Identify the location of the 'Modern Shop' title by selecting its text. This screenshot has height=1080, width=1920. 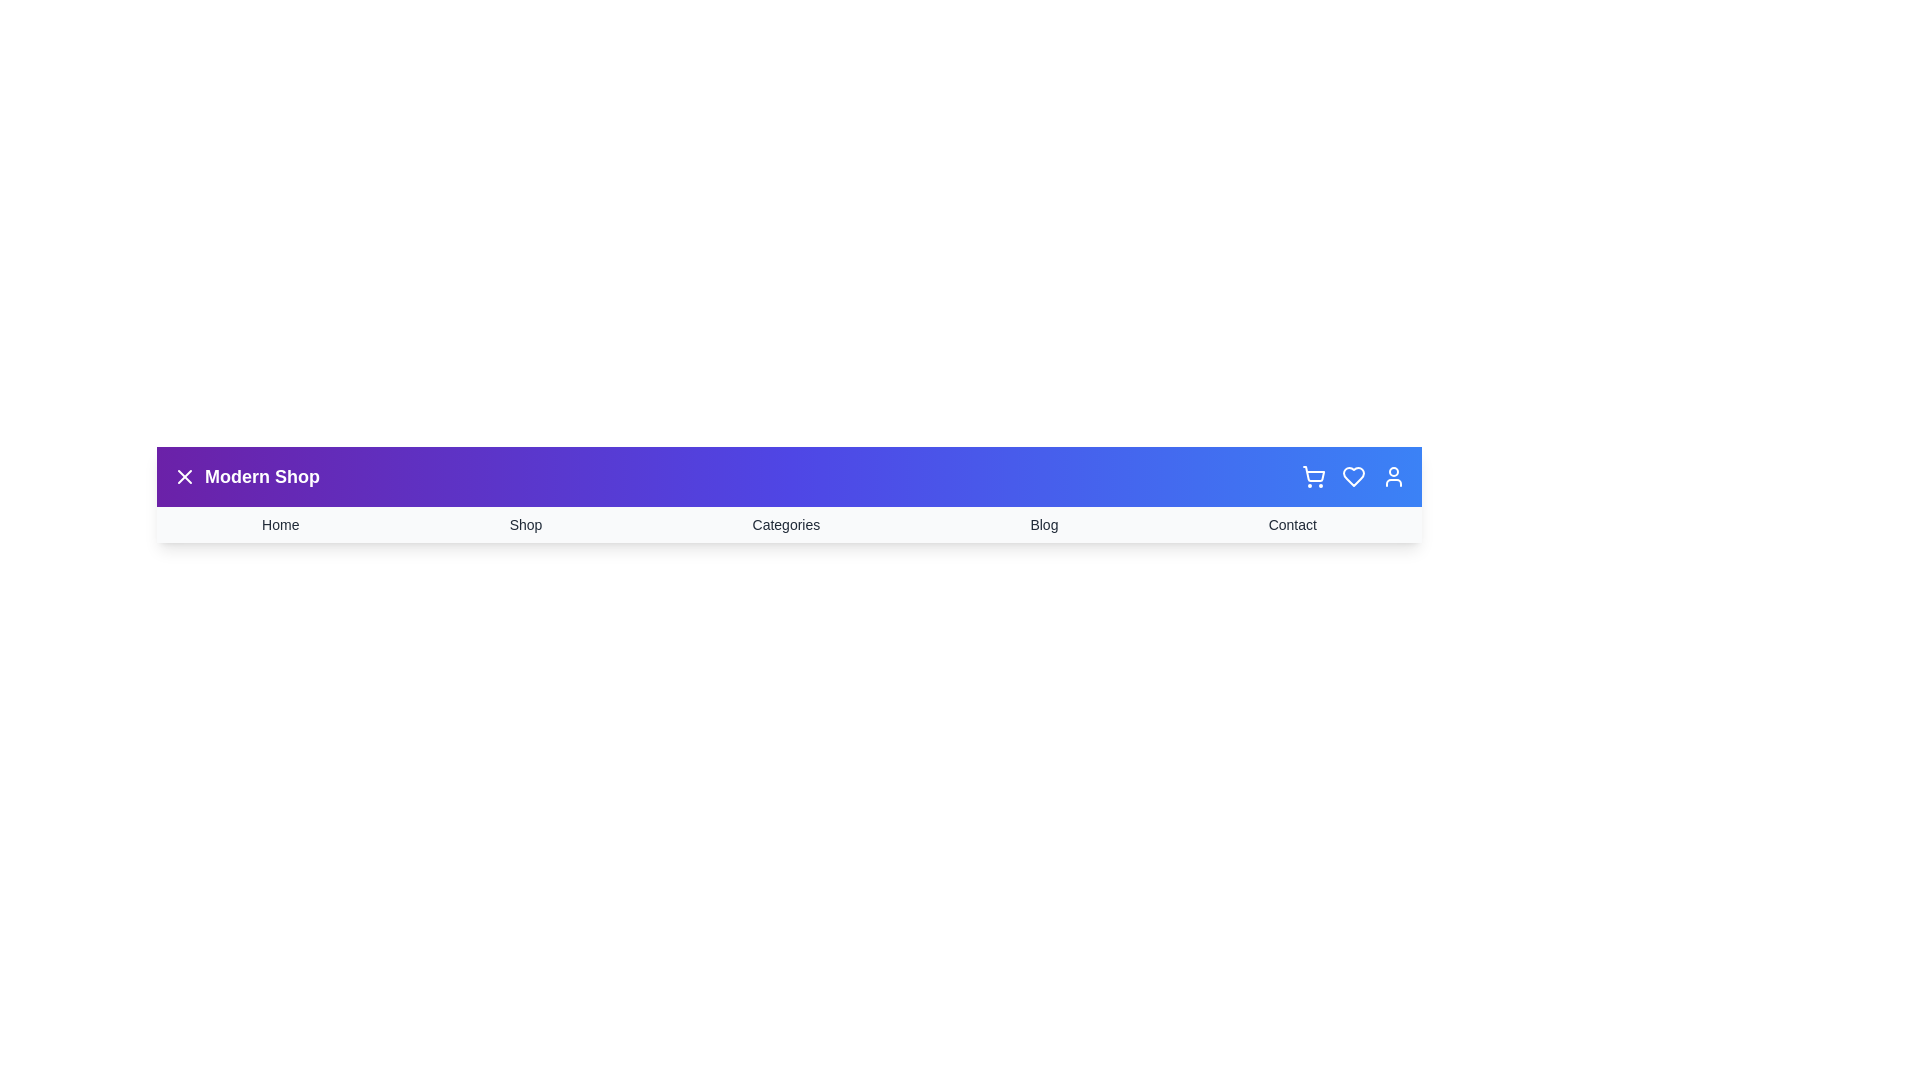
(245, 477).